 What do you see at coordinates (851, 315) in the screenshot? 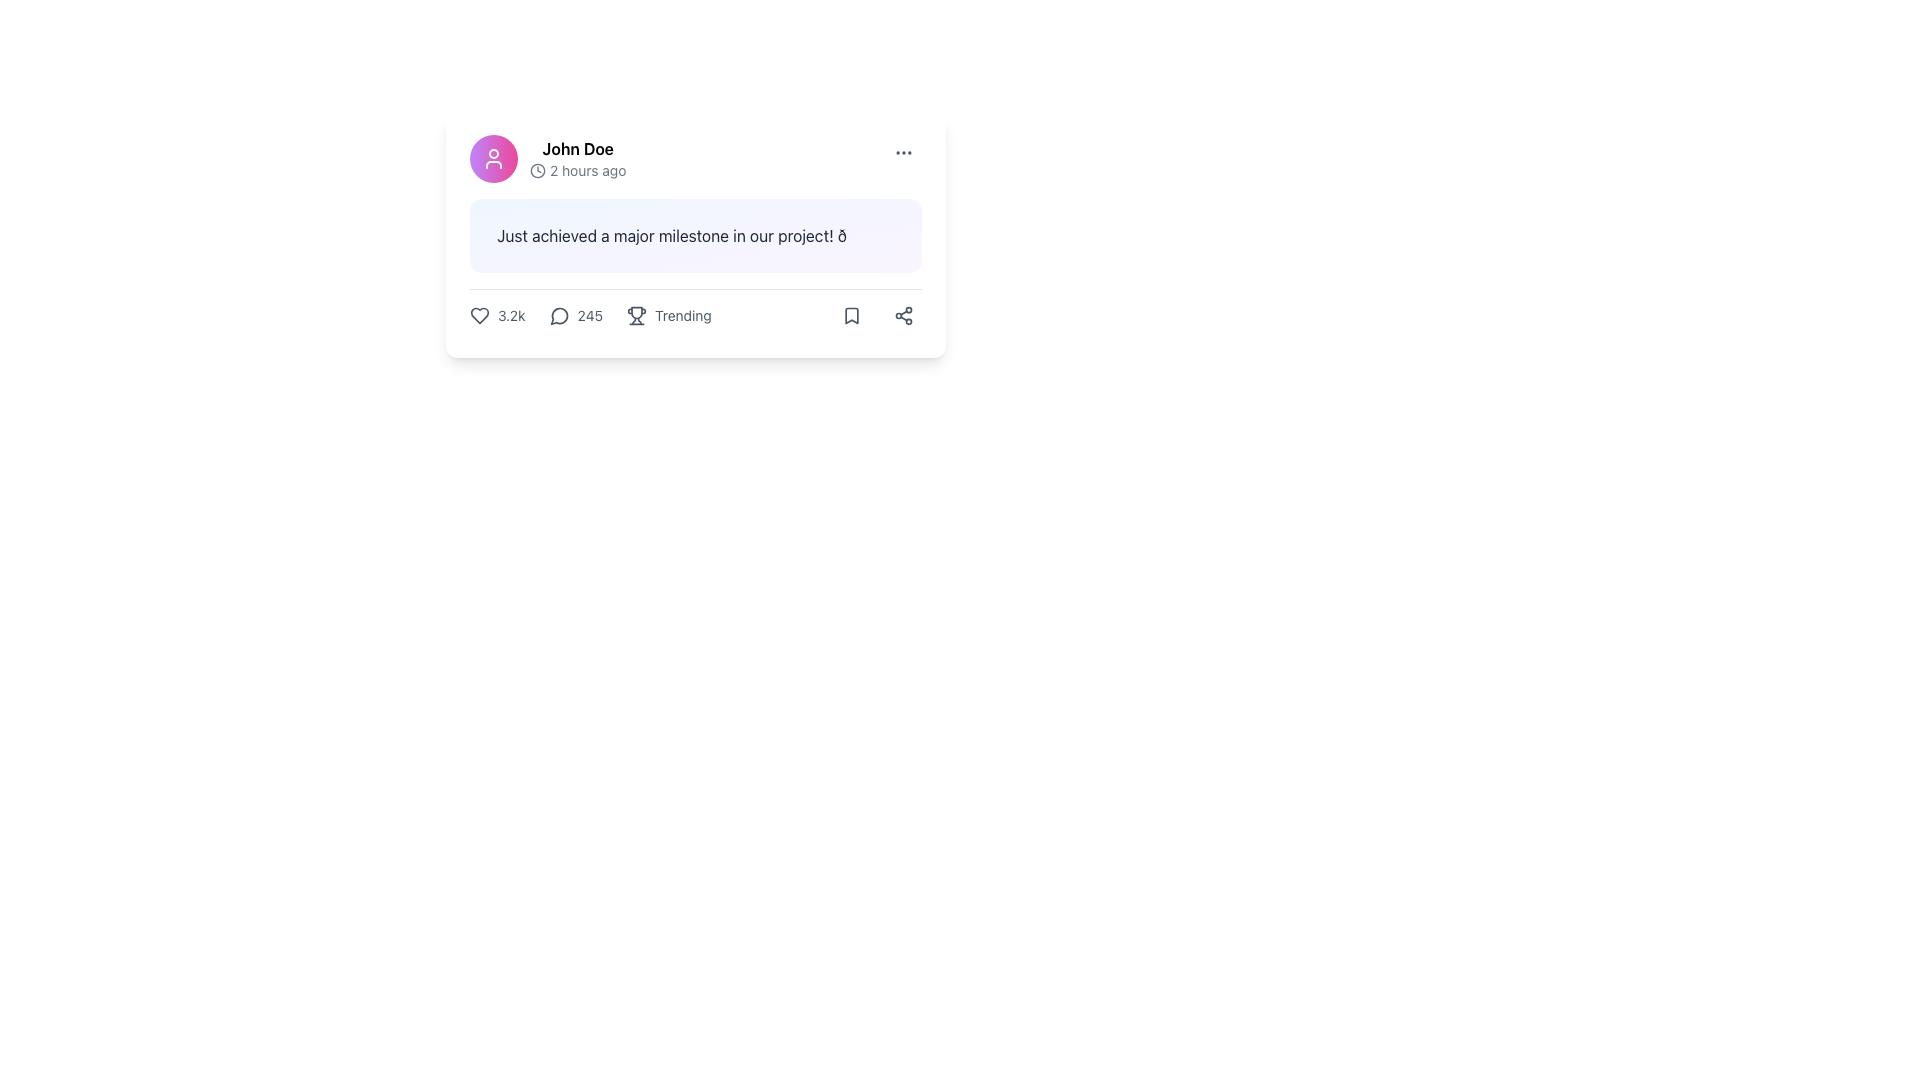
I see `the interactive bookmark icon located at the rightmost position of the user engagement section in a user's post card to bookmark the post` at bounding box center [851, 315].